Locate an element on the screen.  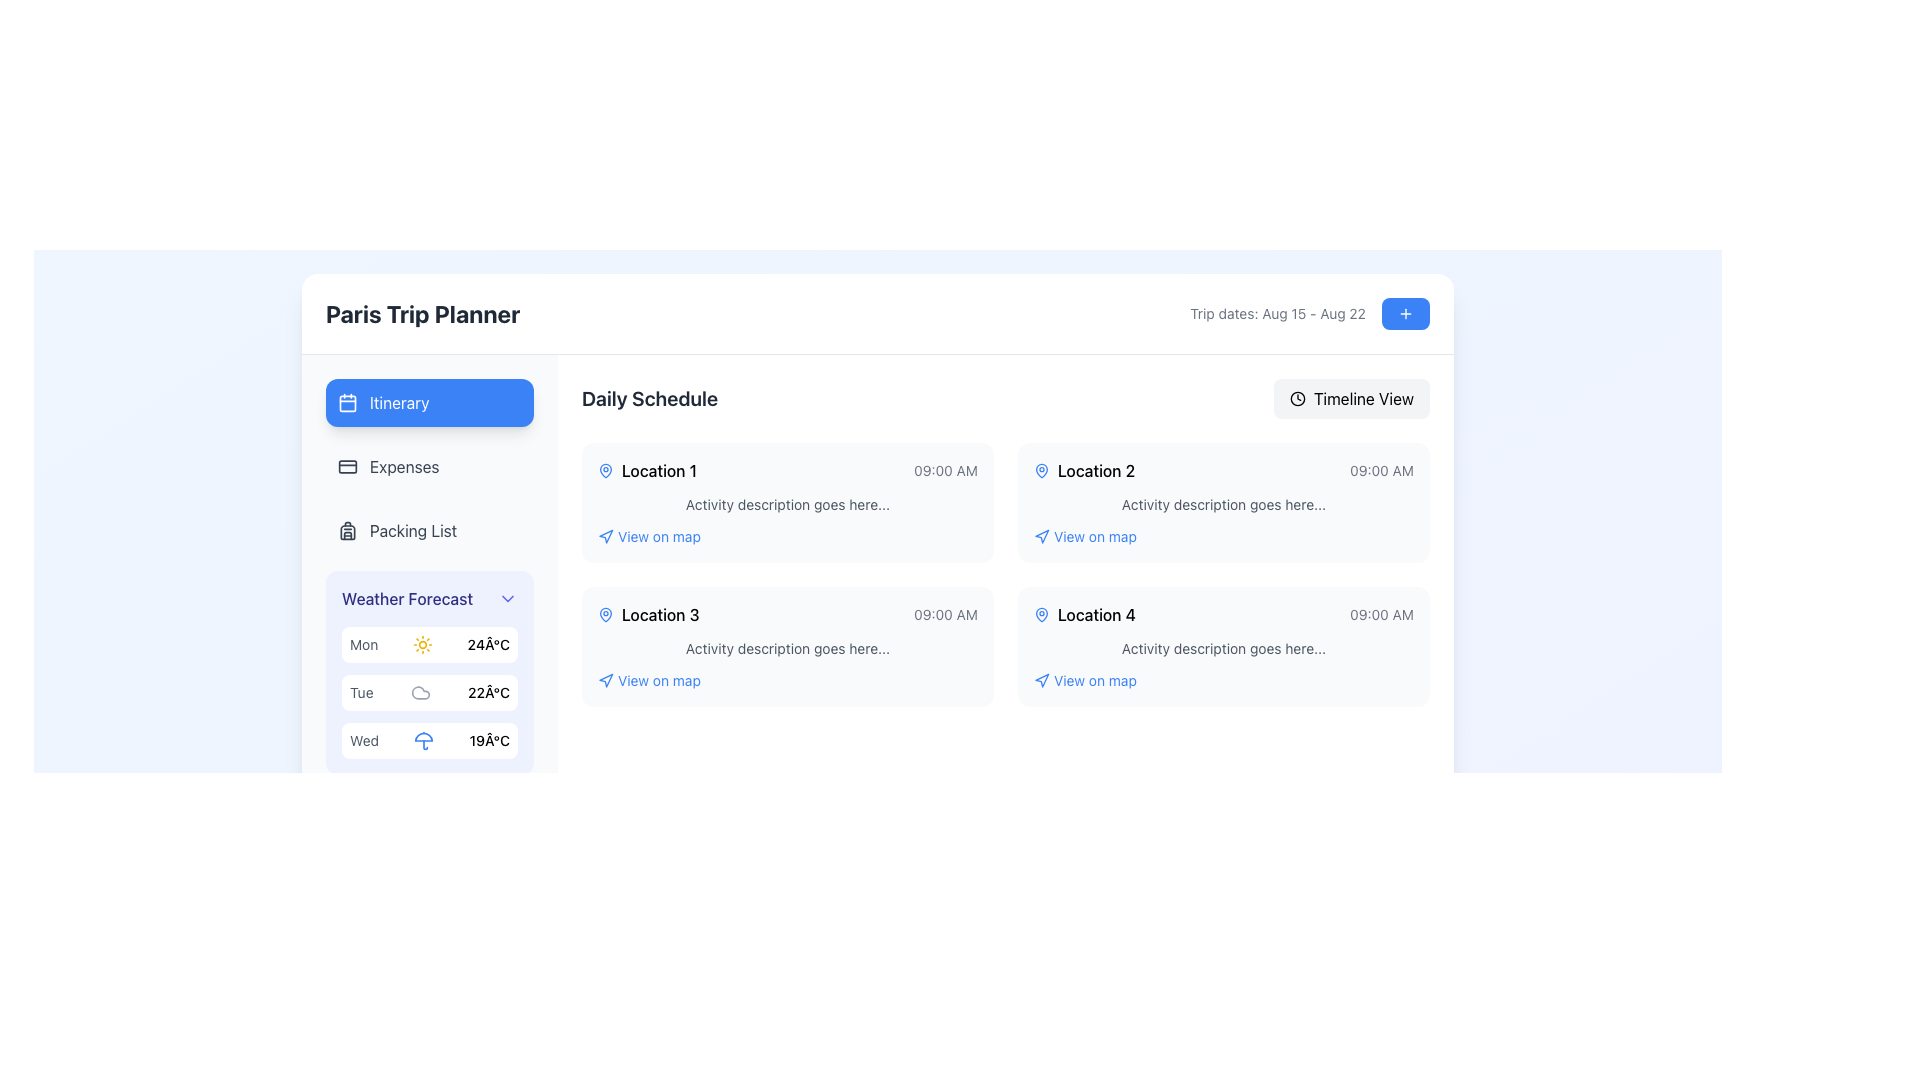
the 'View on map' text link for 'Location 3' is located at coordinates (659, 680).